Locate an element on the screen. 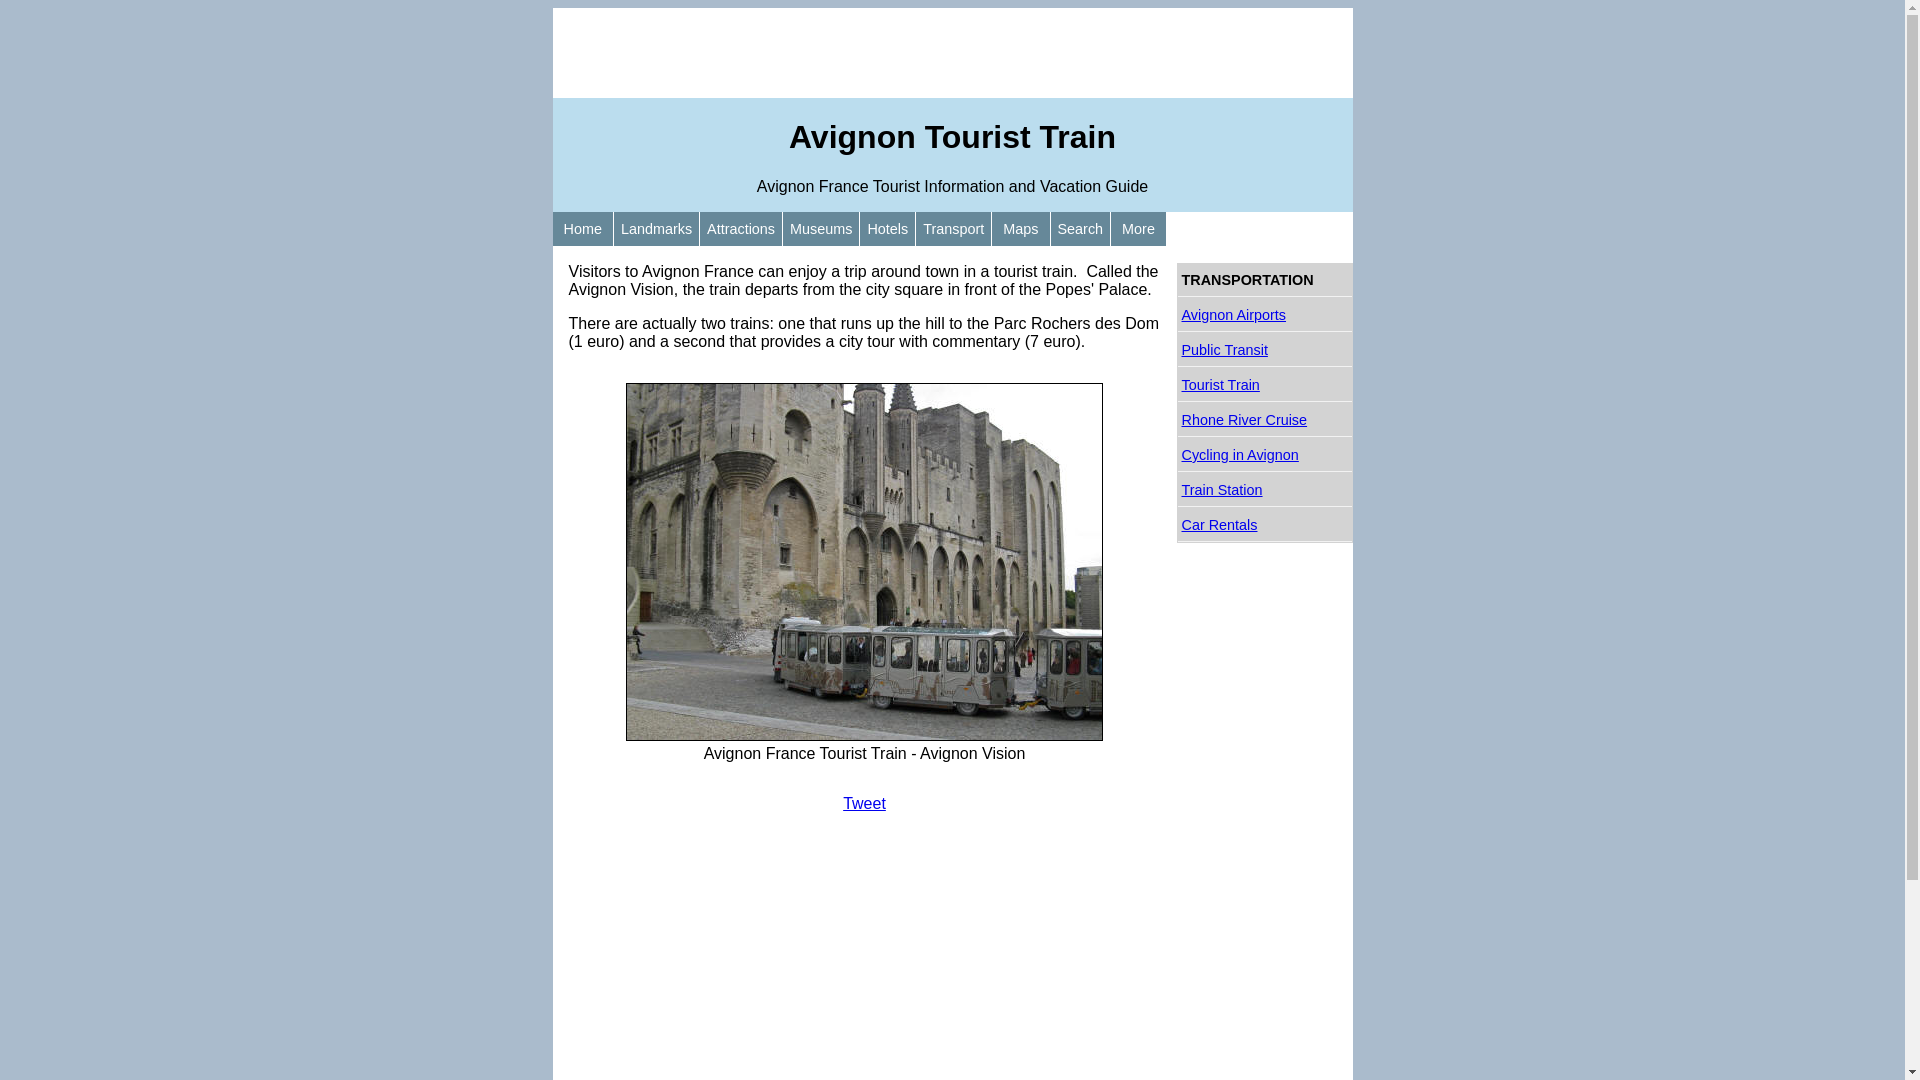  'Train Station' is located at coordinates (1264, 490).